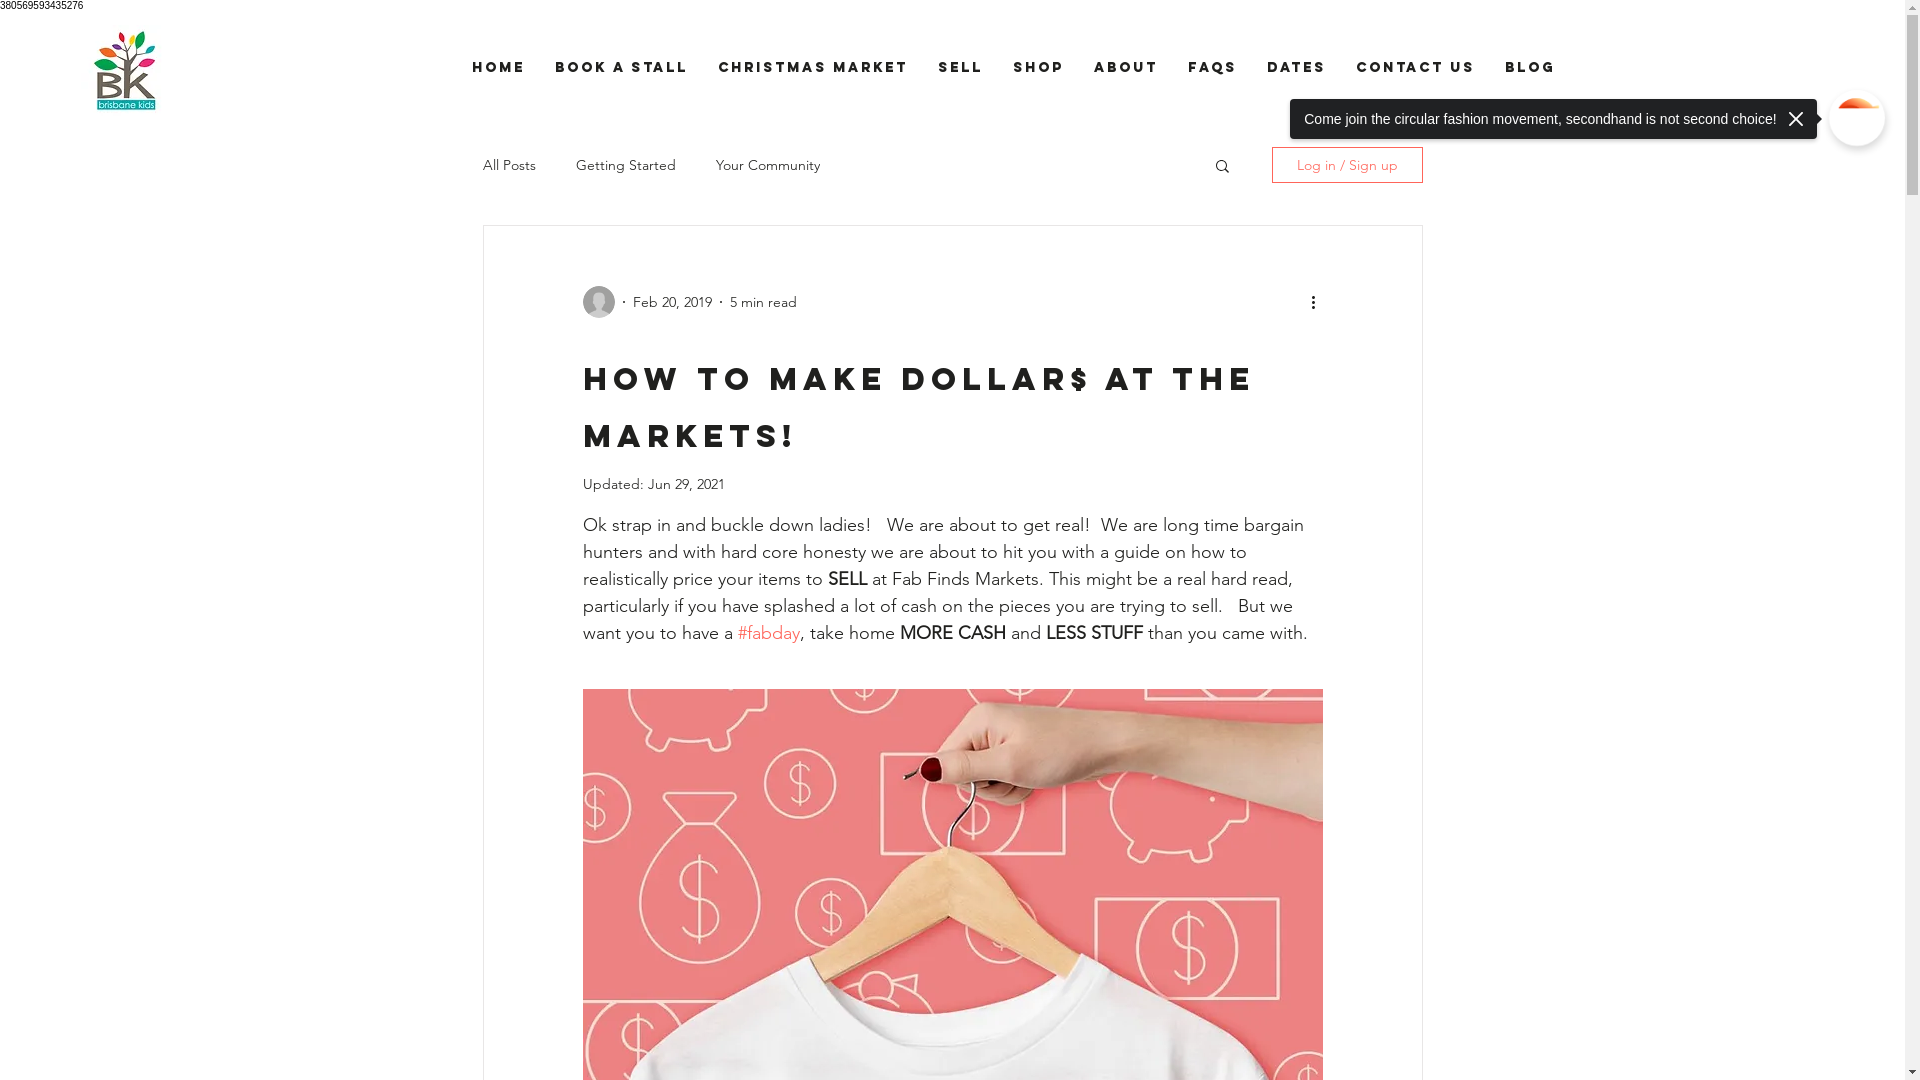 The height and width of the screenshot is (1080, 1920). Describe the element at coordinates (1296, 67) in the screenshot. I see `'DATES'` at that location.